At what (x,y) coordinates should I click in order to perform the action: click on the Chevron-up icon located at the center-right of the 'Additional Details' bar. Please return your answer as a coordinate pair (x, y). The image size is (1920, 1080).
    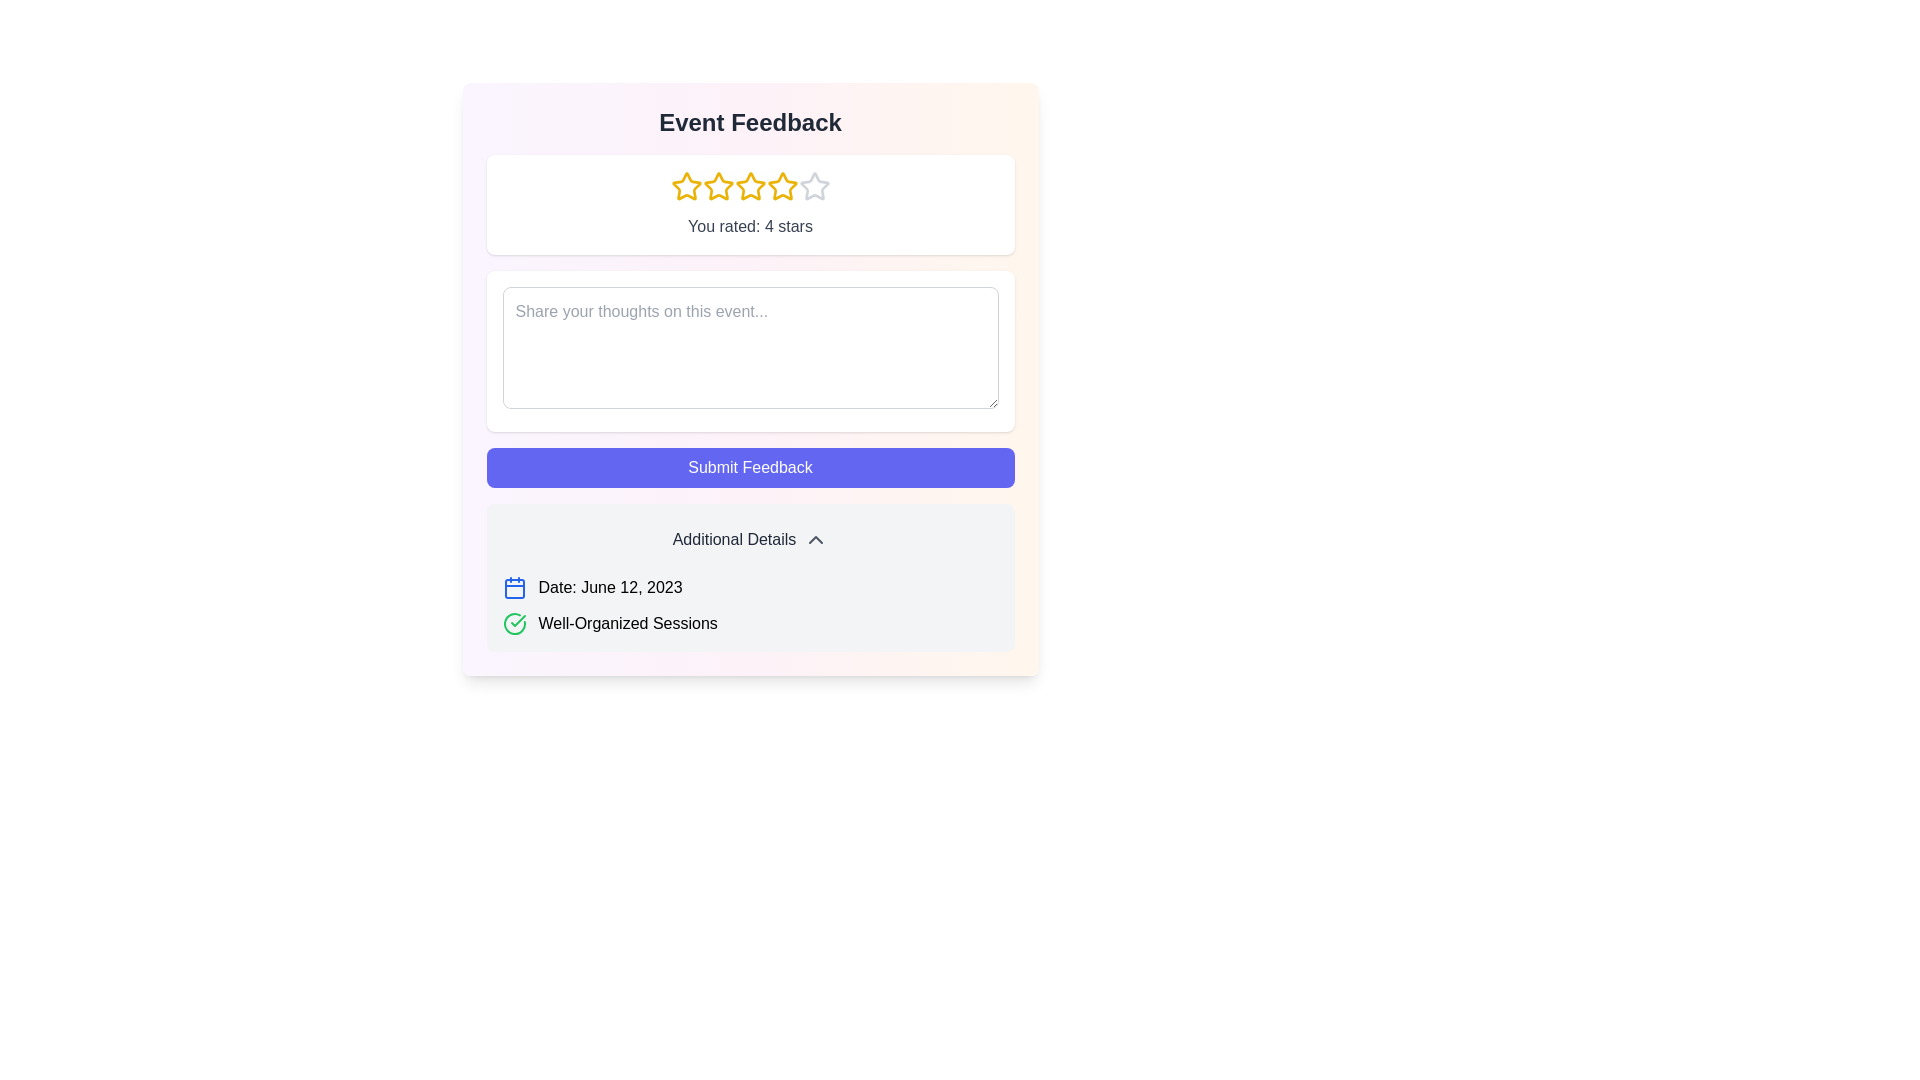
    Looking at the image, I should click on (816, 540).